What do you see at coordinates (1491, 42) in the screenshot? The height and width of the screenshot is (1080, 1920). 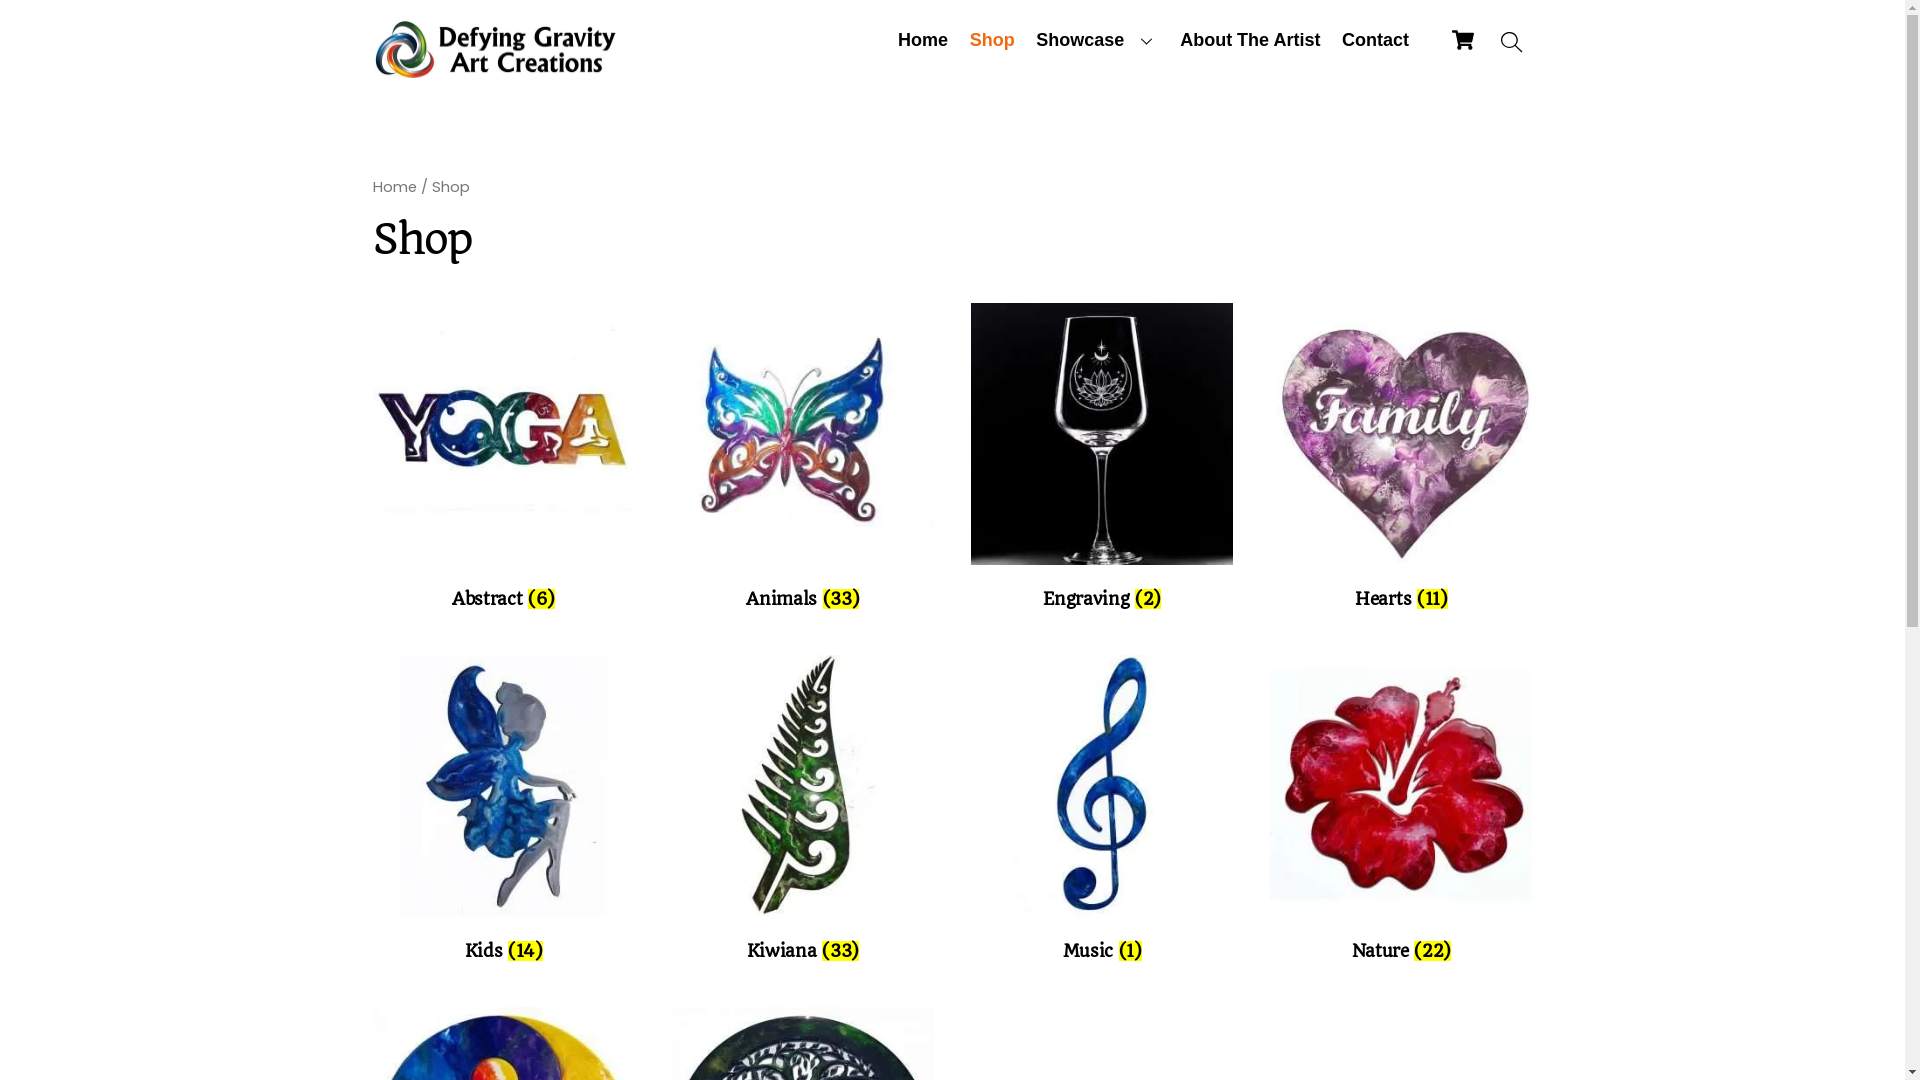 I see `'Search'` at bounding box center [1491, 42].